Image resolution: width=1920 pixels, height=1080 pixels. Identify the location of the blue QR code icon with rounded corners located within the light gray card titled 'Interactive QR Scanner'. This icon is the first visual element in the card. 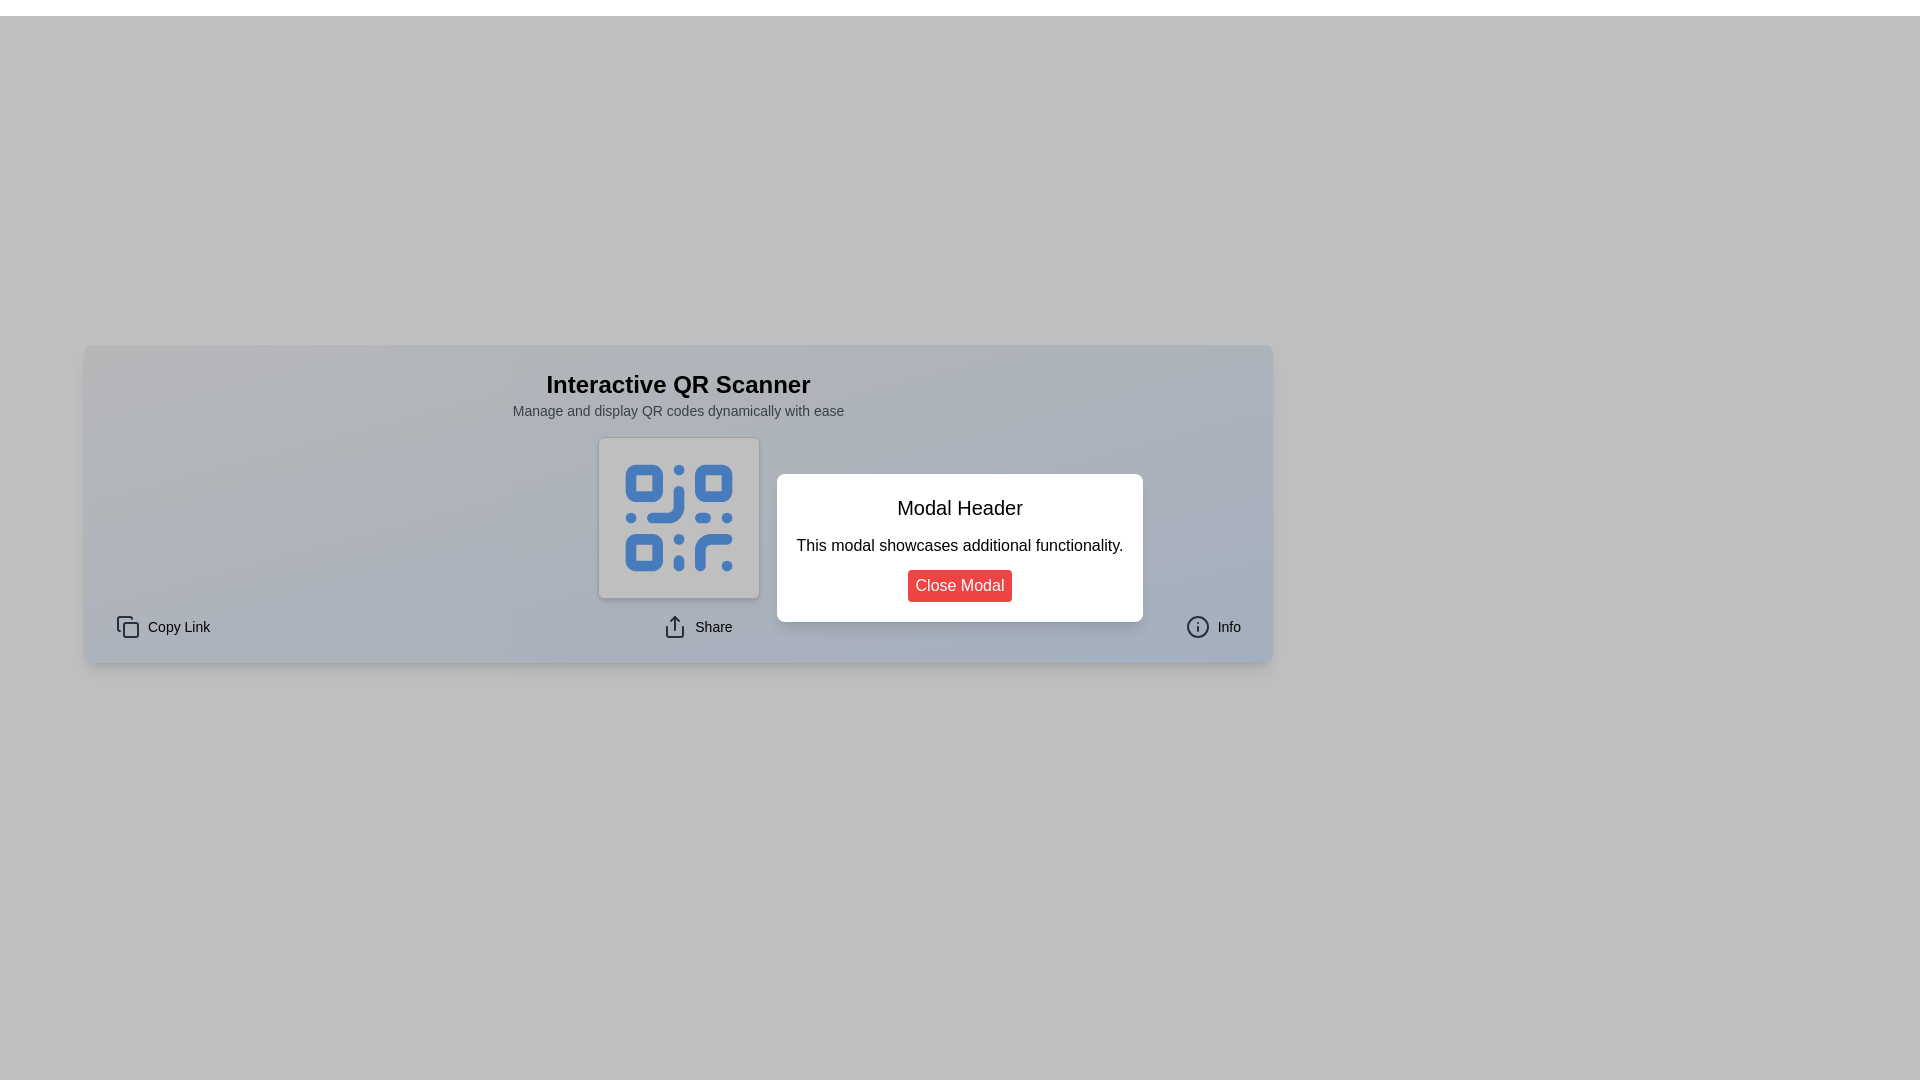
(678, 516).